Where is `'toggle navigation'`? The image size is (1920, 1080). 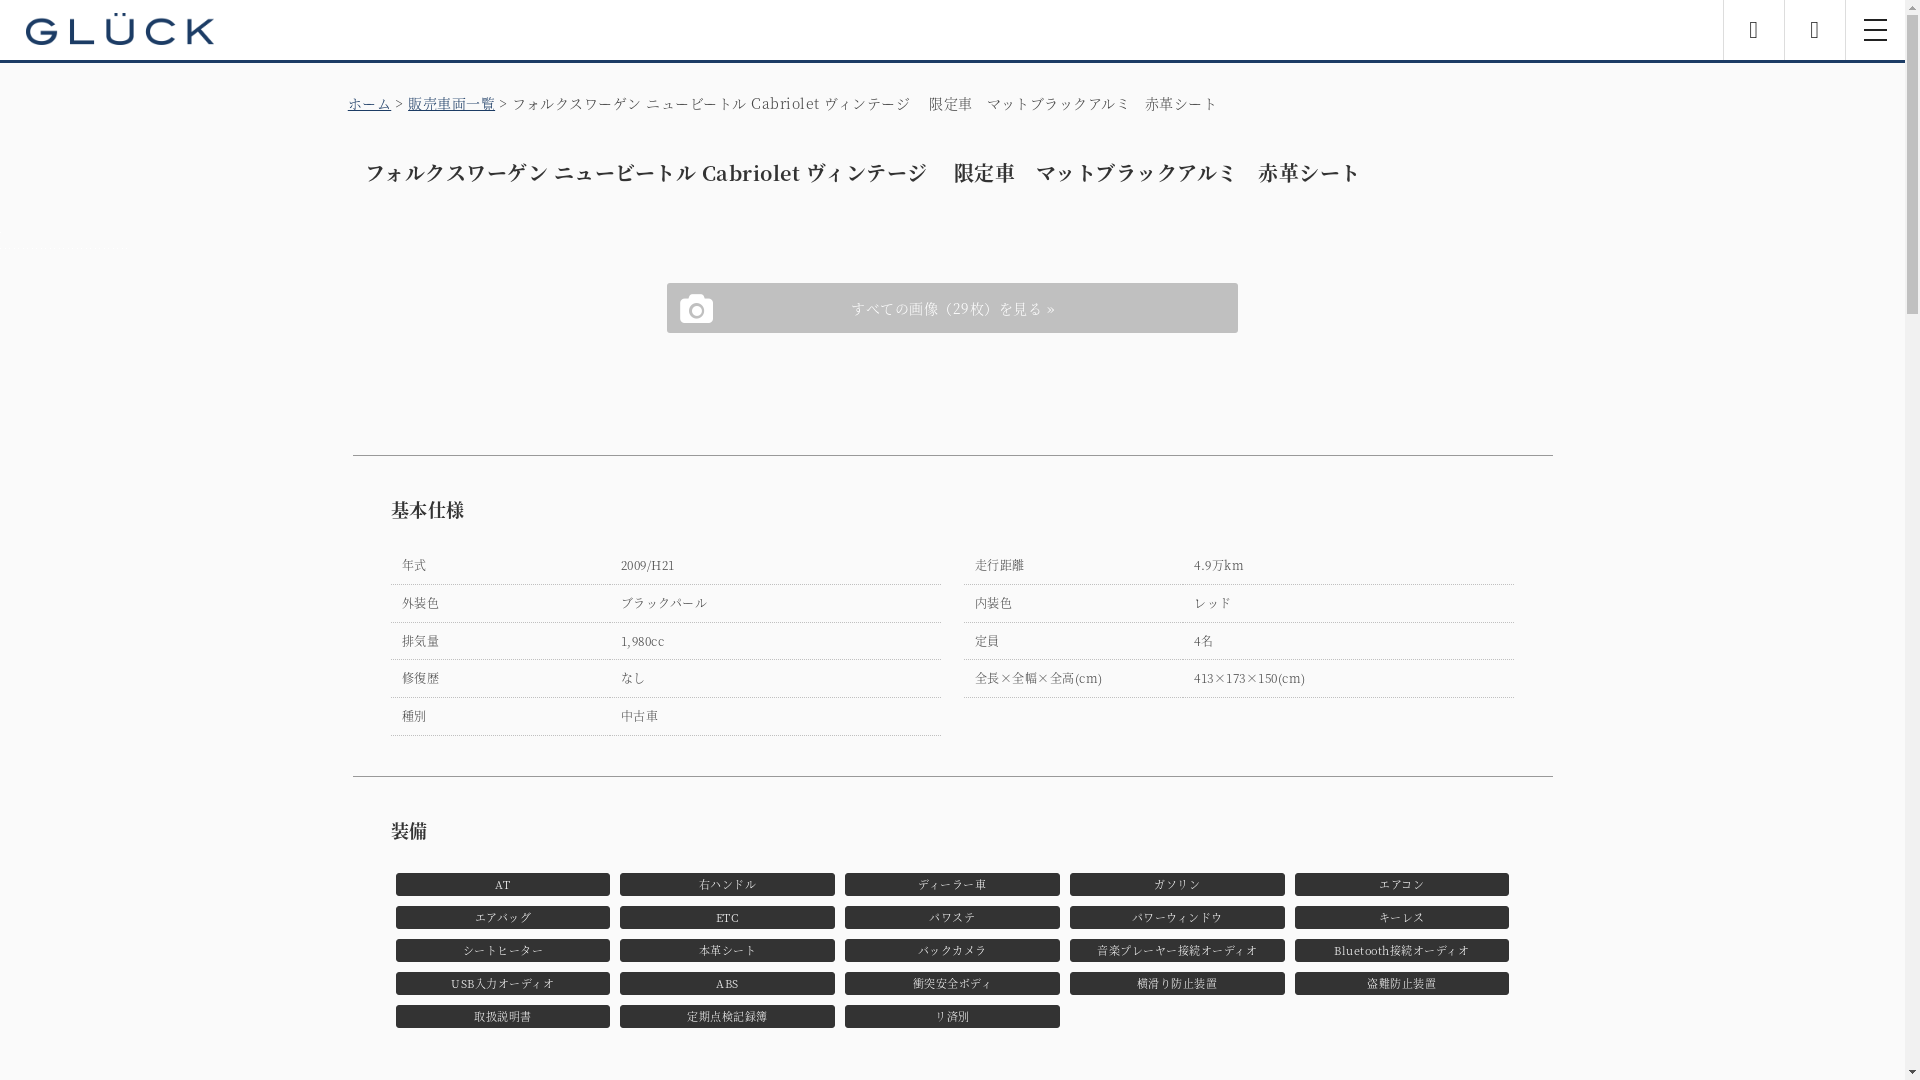
'toggle navigation' is located at coordinates (1874, 30).